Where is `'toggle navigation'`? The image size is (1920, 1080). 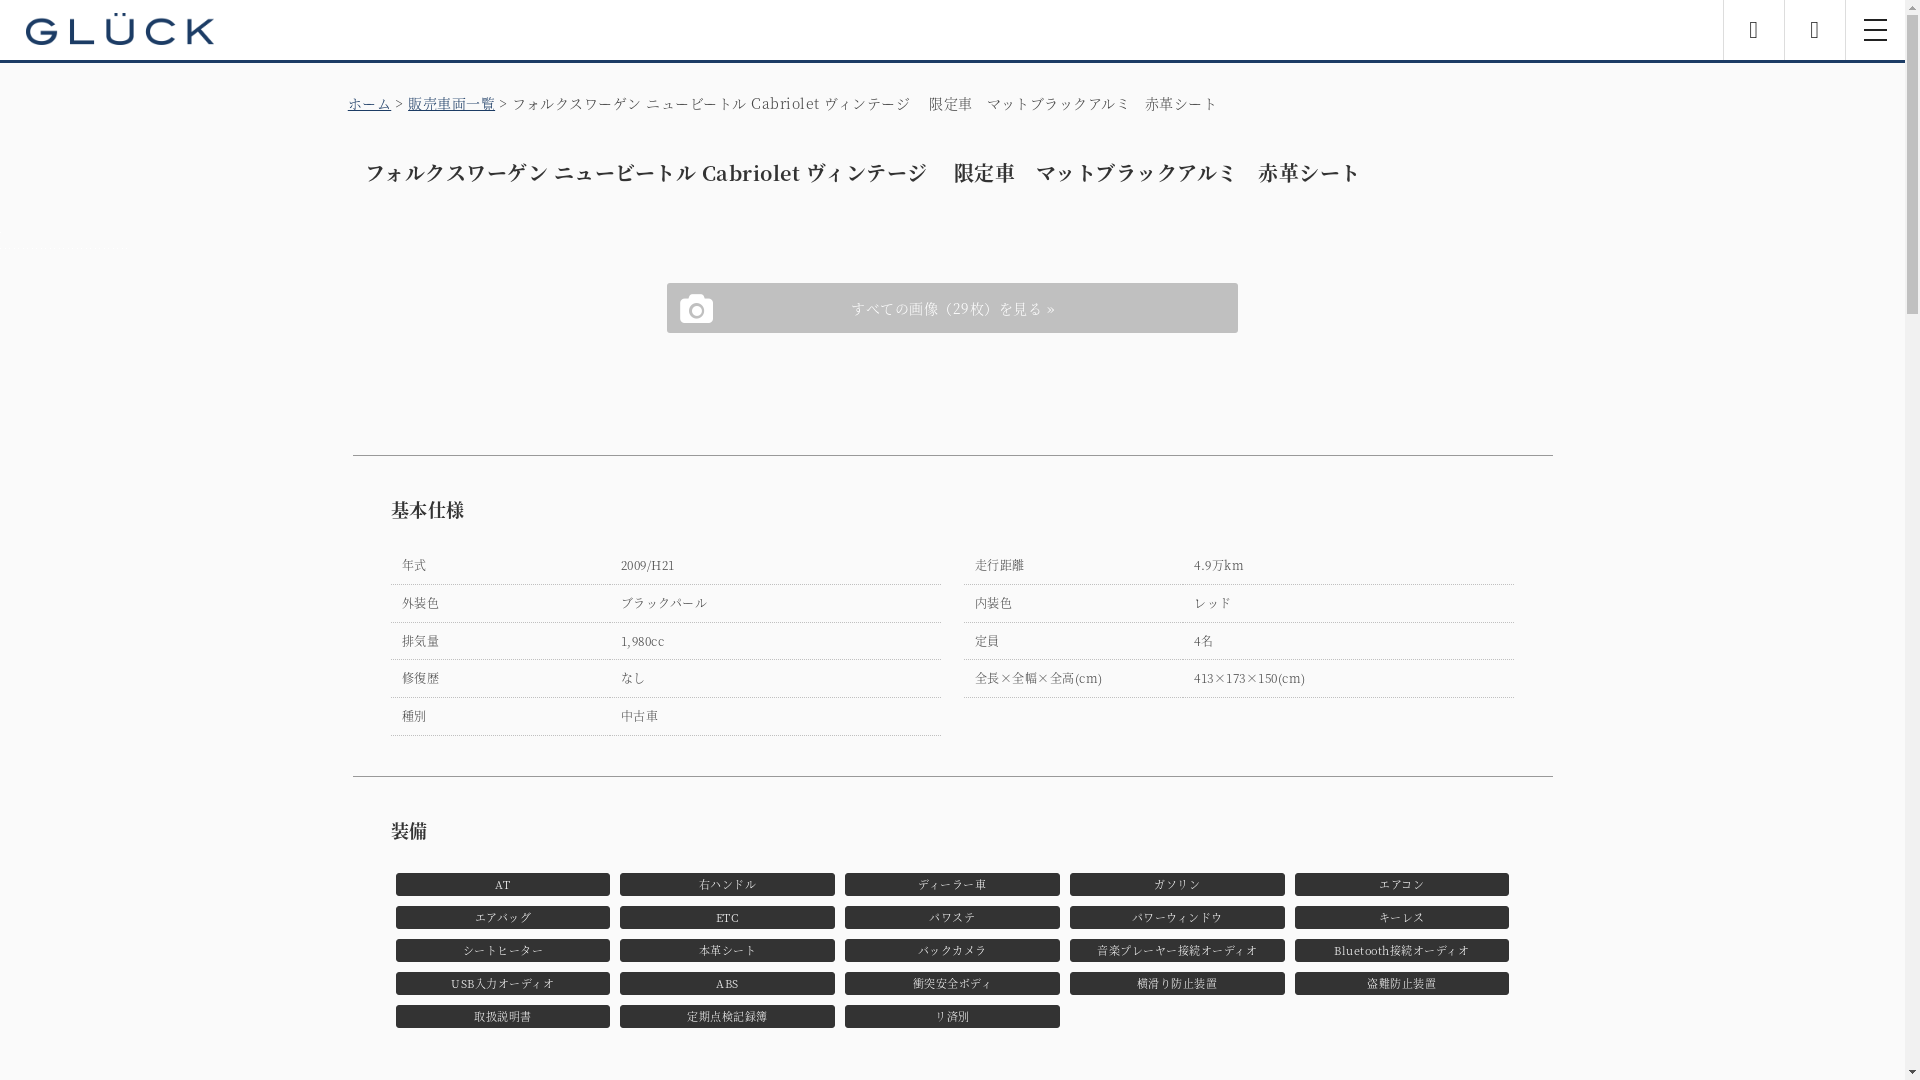
'toggle navigation' is located at coordinates (1874, 30).